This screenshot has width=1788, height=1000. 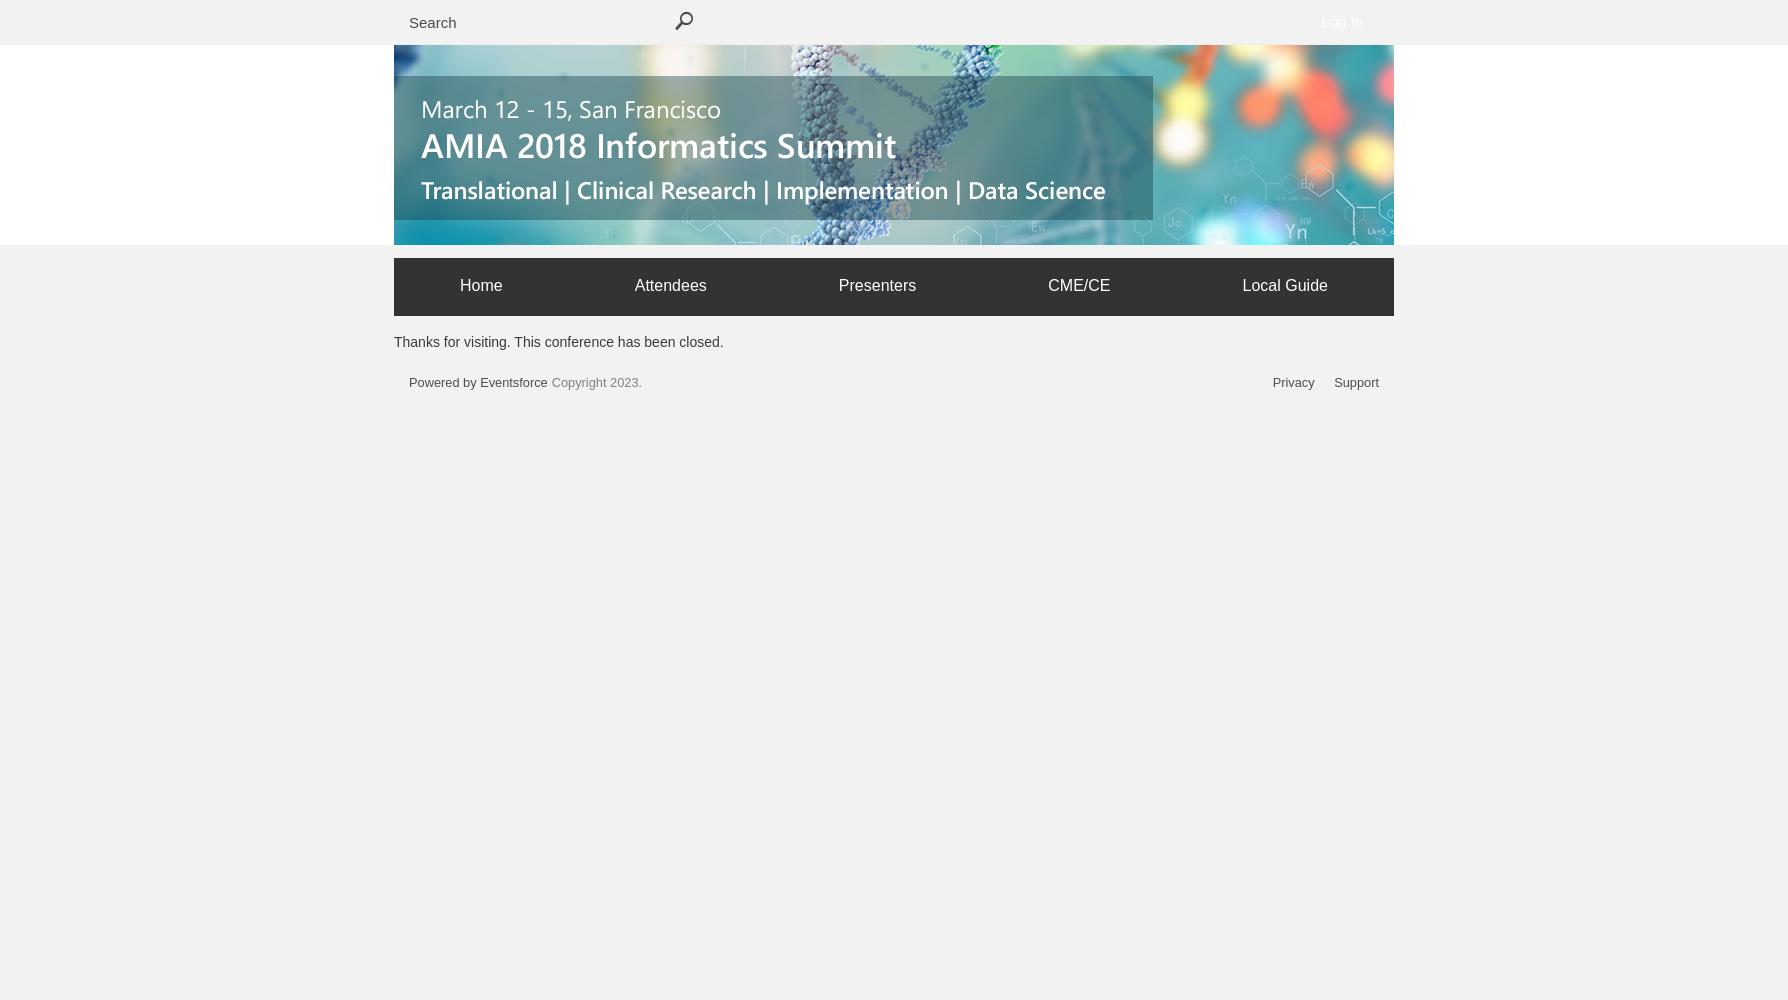 What do you see at coordinates (683, 23) in the screenshot?
I see `'Search'` at bounding box center [683, 23].